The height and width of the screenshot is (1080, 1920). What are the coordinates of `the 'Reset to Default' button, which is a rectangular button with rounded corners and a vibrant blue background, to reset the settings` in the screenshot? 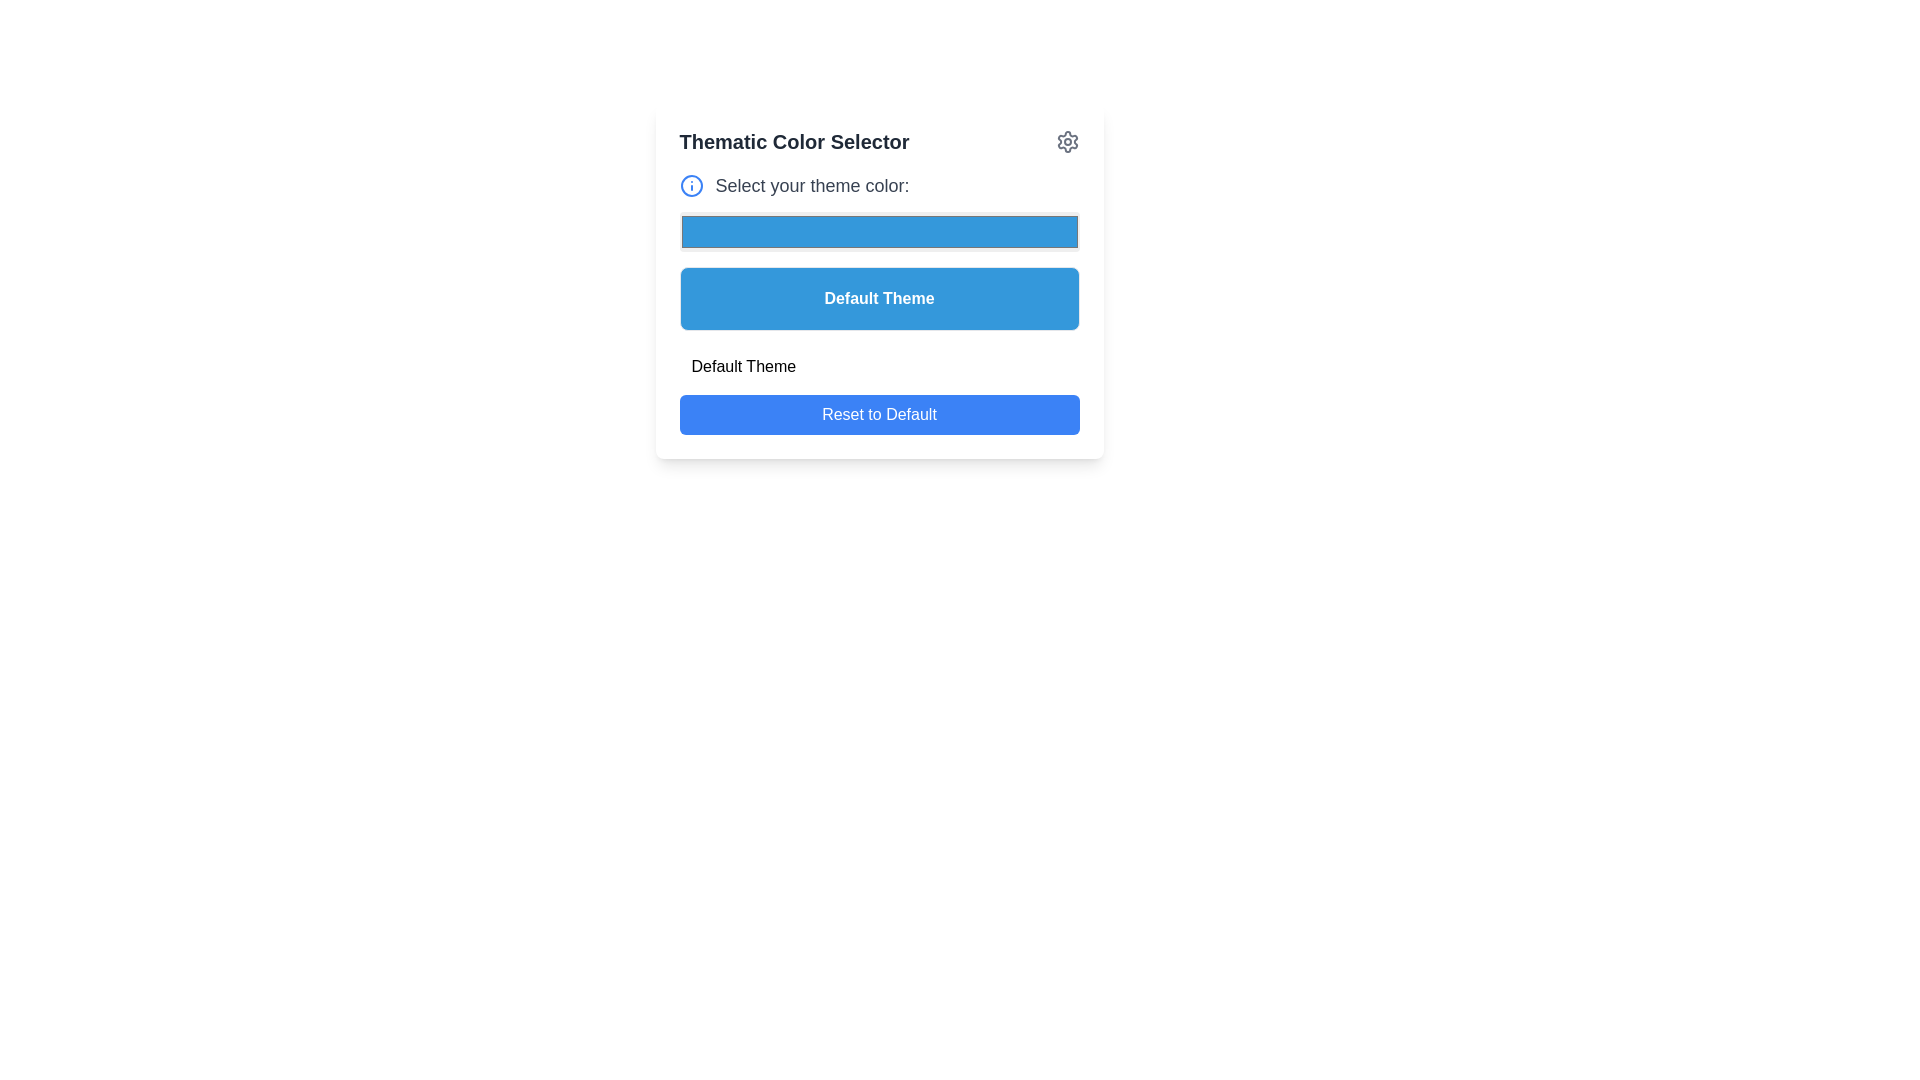 It's located at (879, 390).